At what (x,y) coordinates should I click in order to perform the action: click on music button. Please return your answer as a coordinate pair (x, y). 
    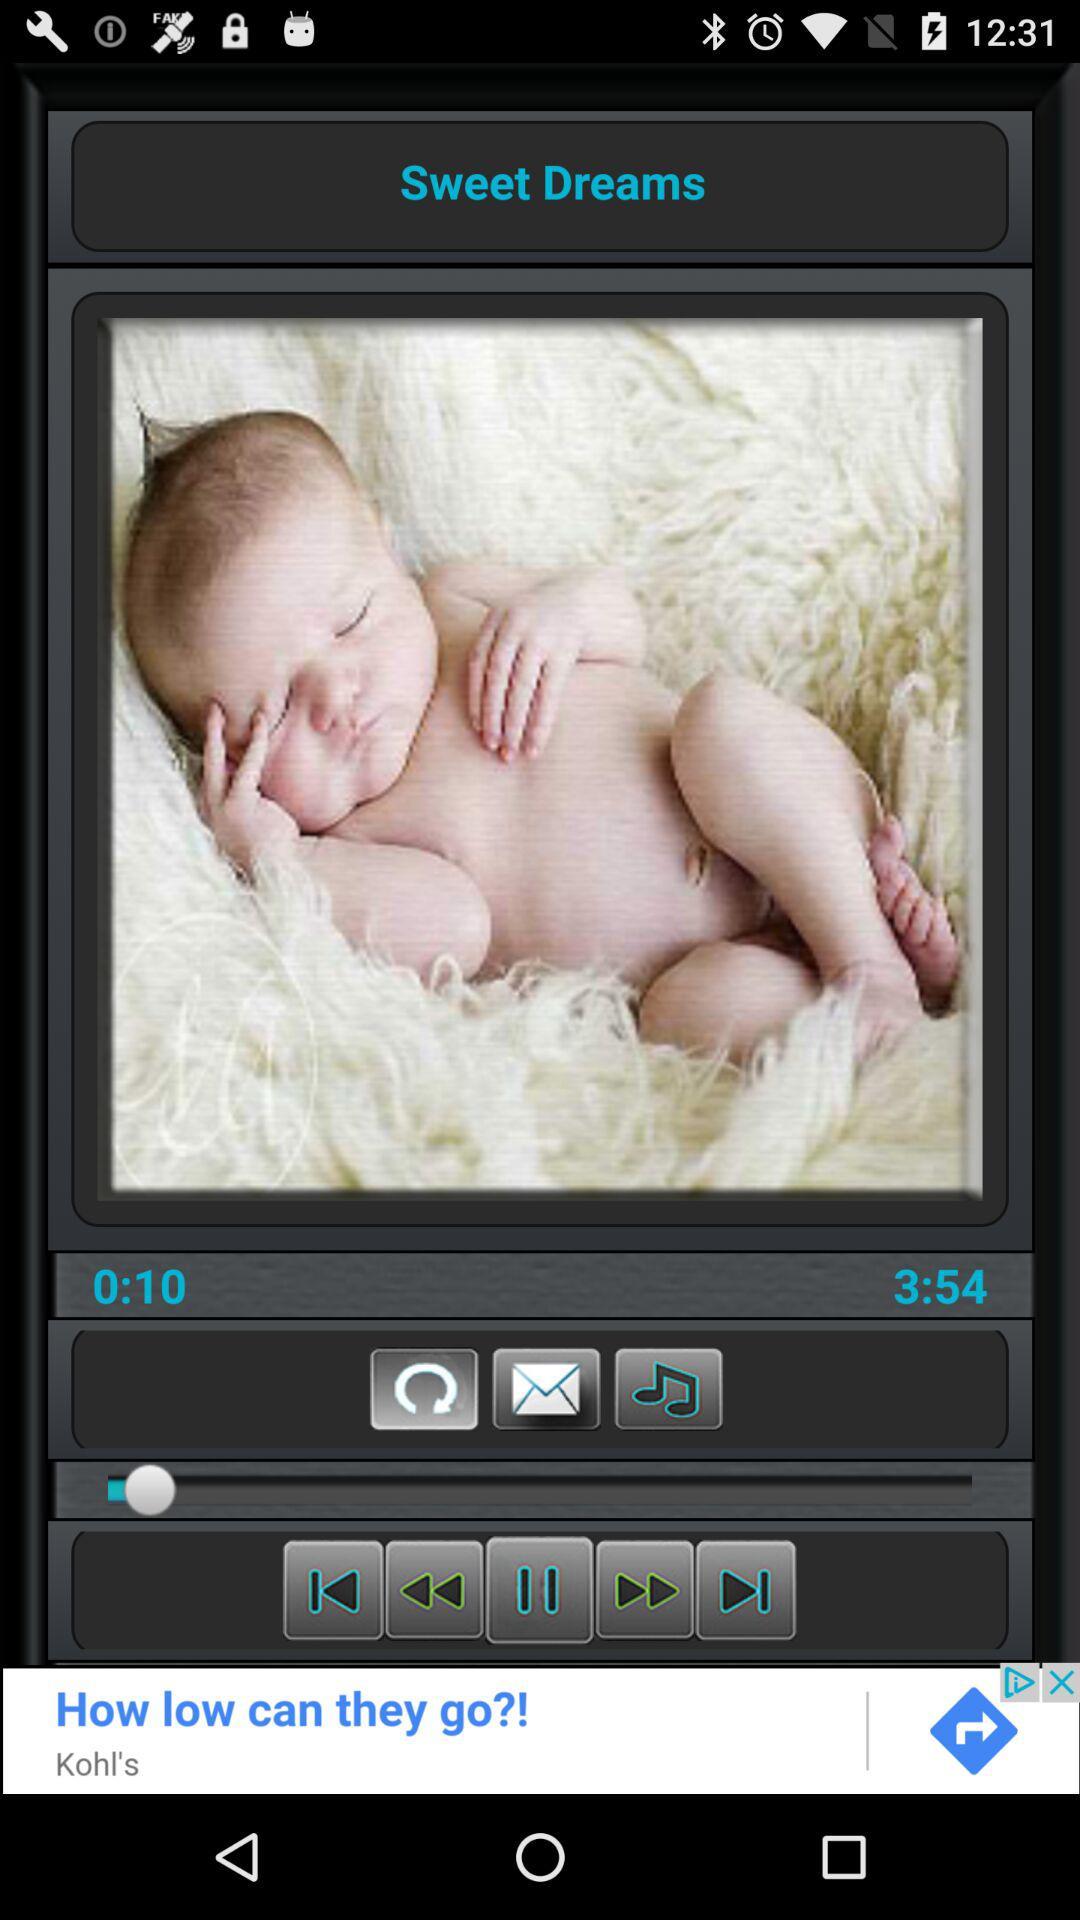
    Looking at the image, I should click on (668, 1387).